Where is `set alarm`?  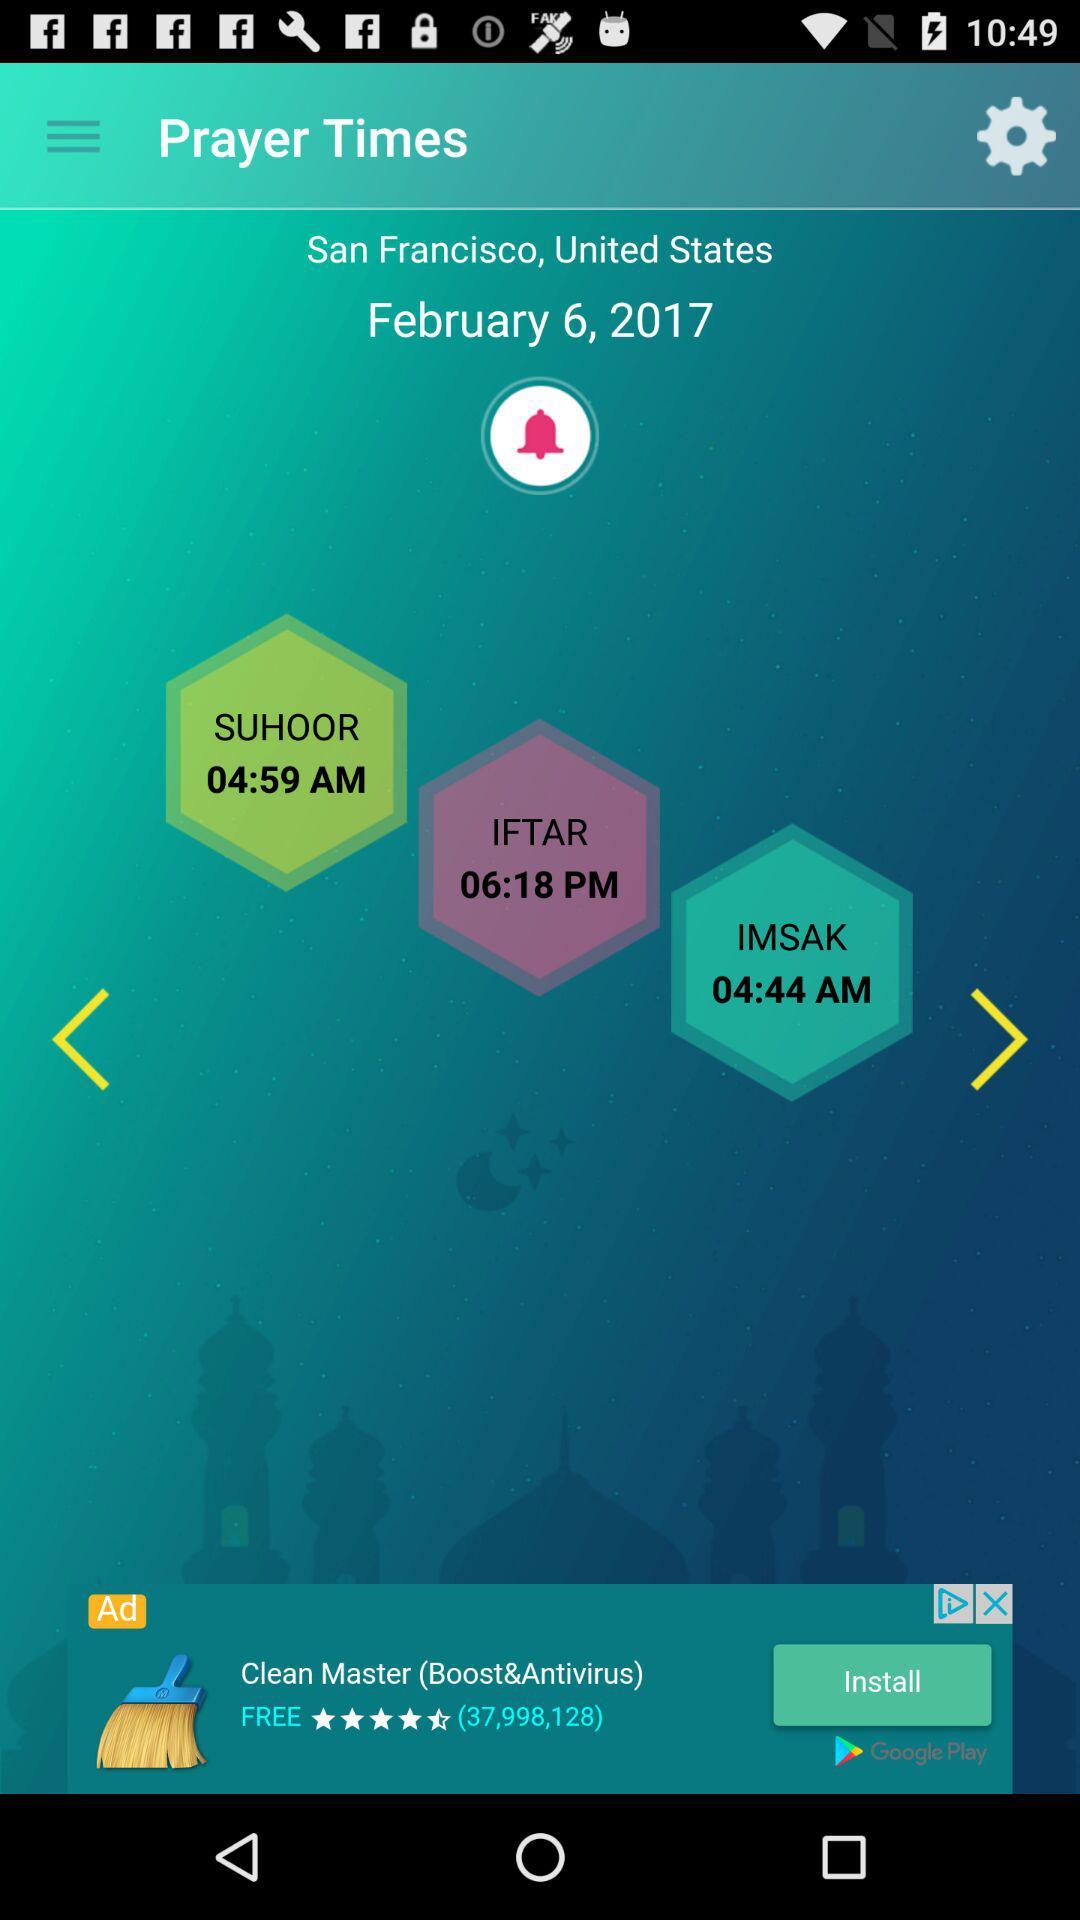
set alarm is located at coordinates (540, 434).